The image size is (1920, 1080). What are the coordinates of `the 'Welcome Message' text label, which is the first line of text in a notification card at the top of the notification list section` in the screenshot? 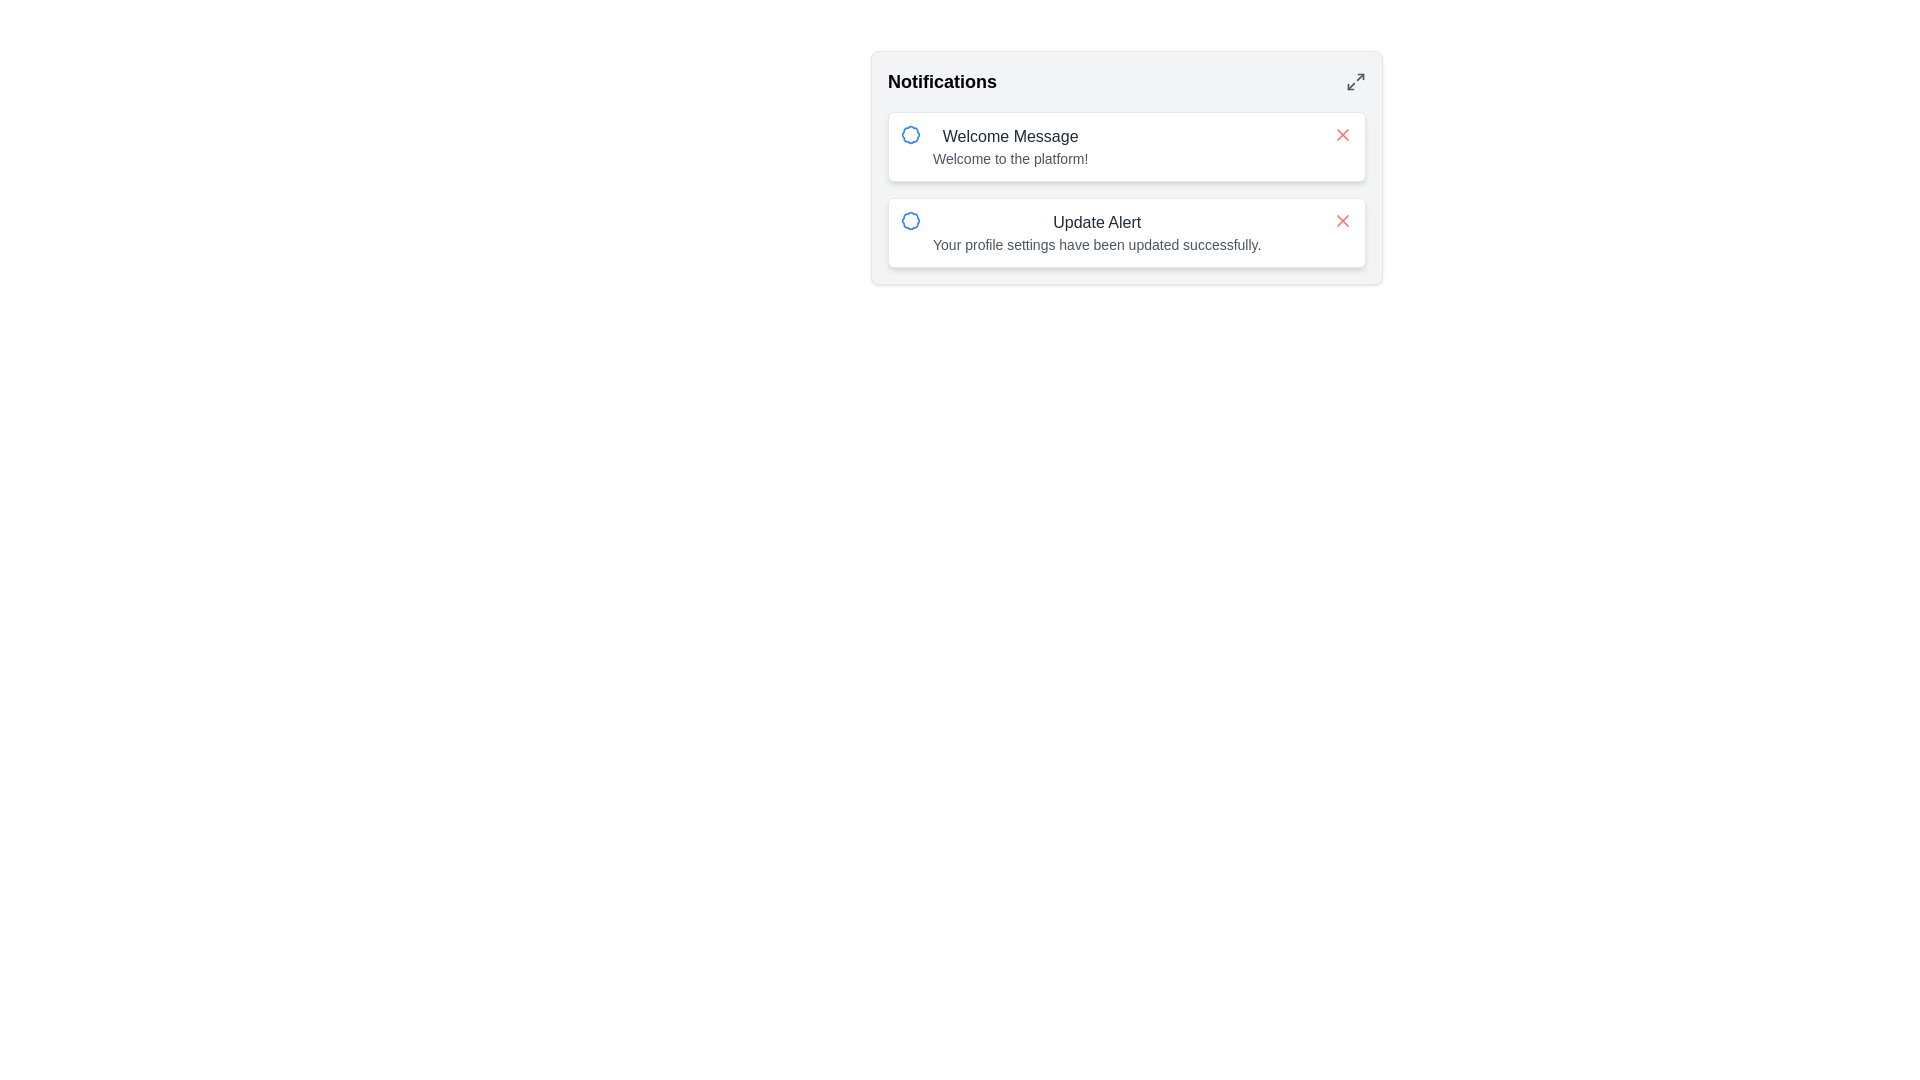 It's located at (1010, 136).